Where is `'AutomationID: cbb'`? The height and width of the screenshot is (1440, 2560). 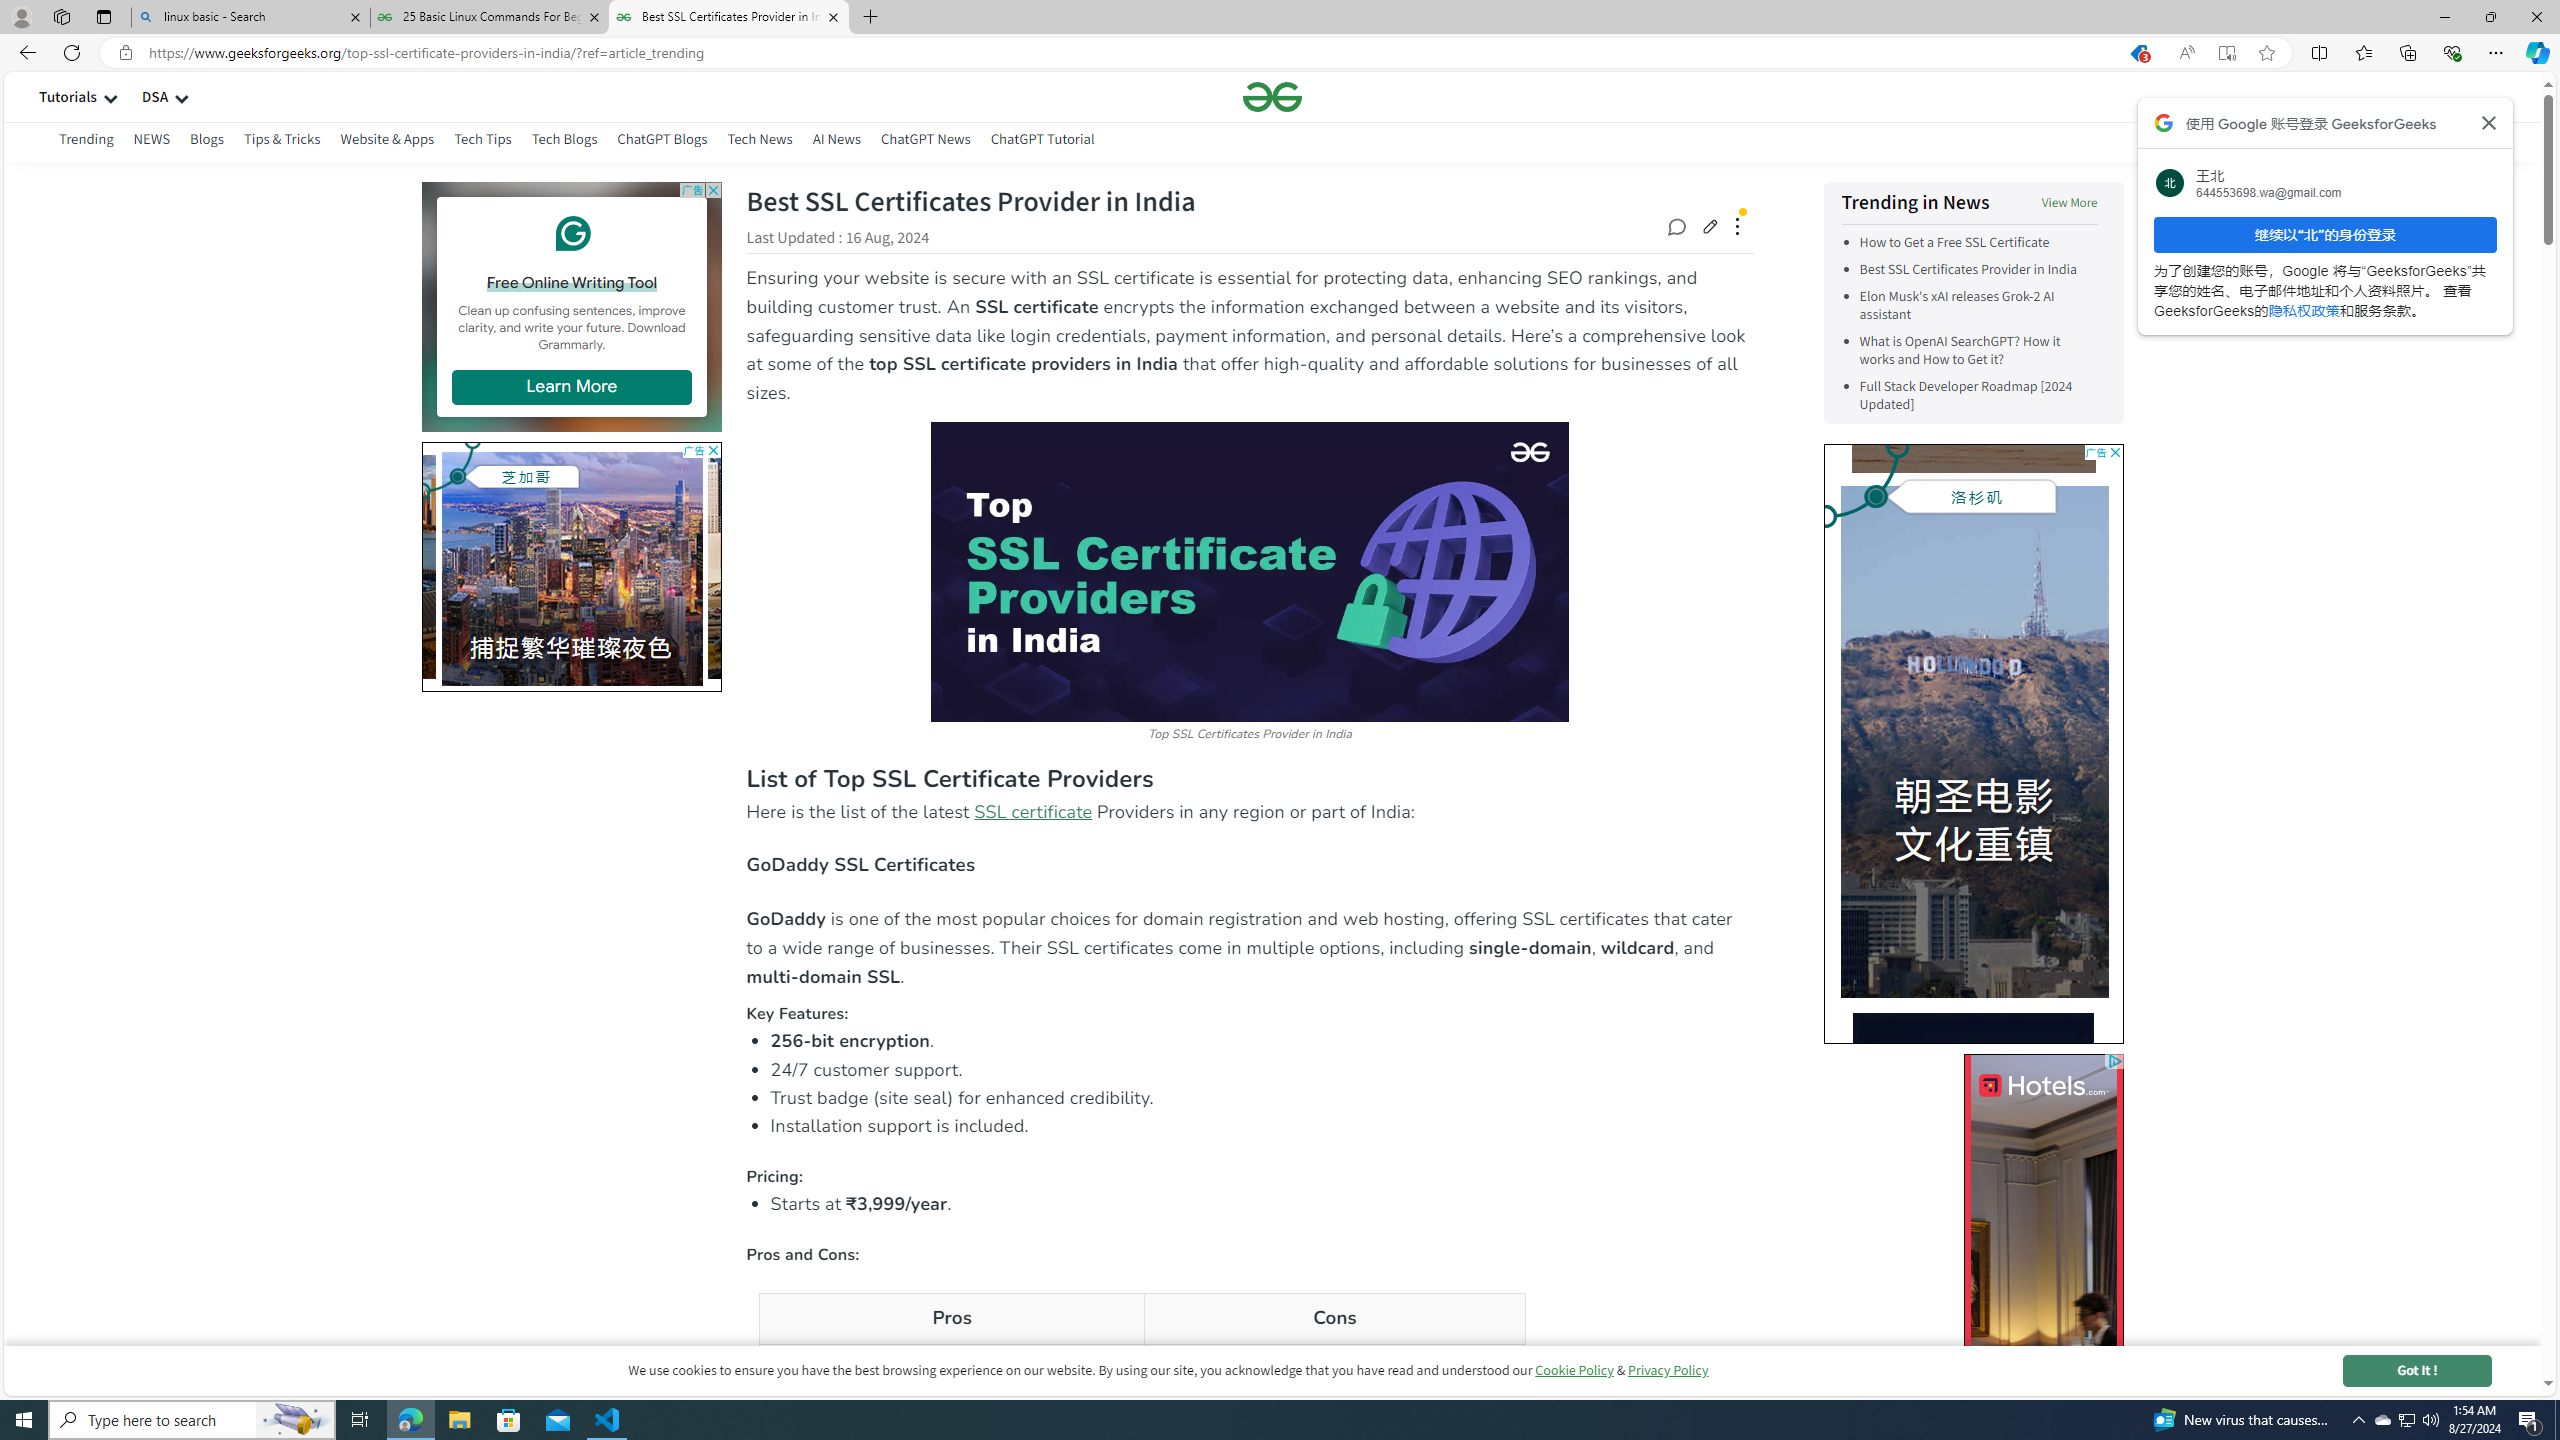
'AutomationID: cbb' is located at coordinates (2113, 451).